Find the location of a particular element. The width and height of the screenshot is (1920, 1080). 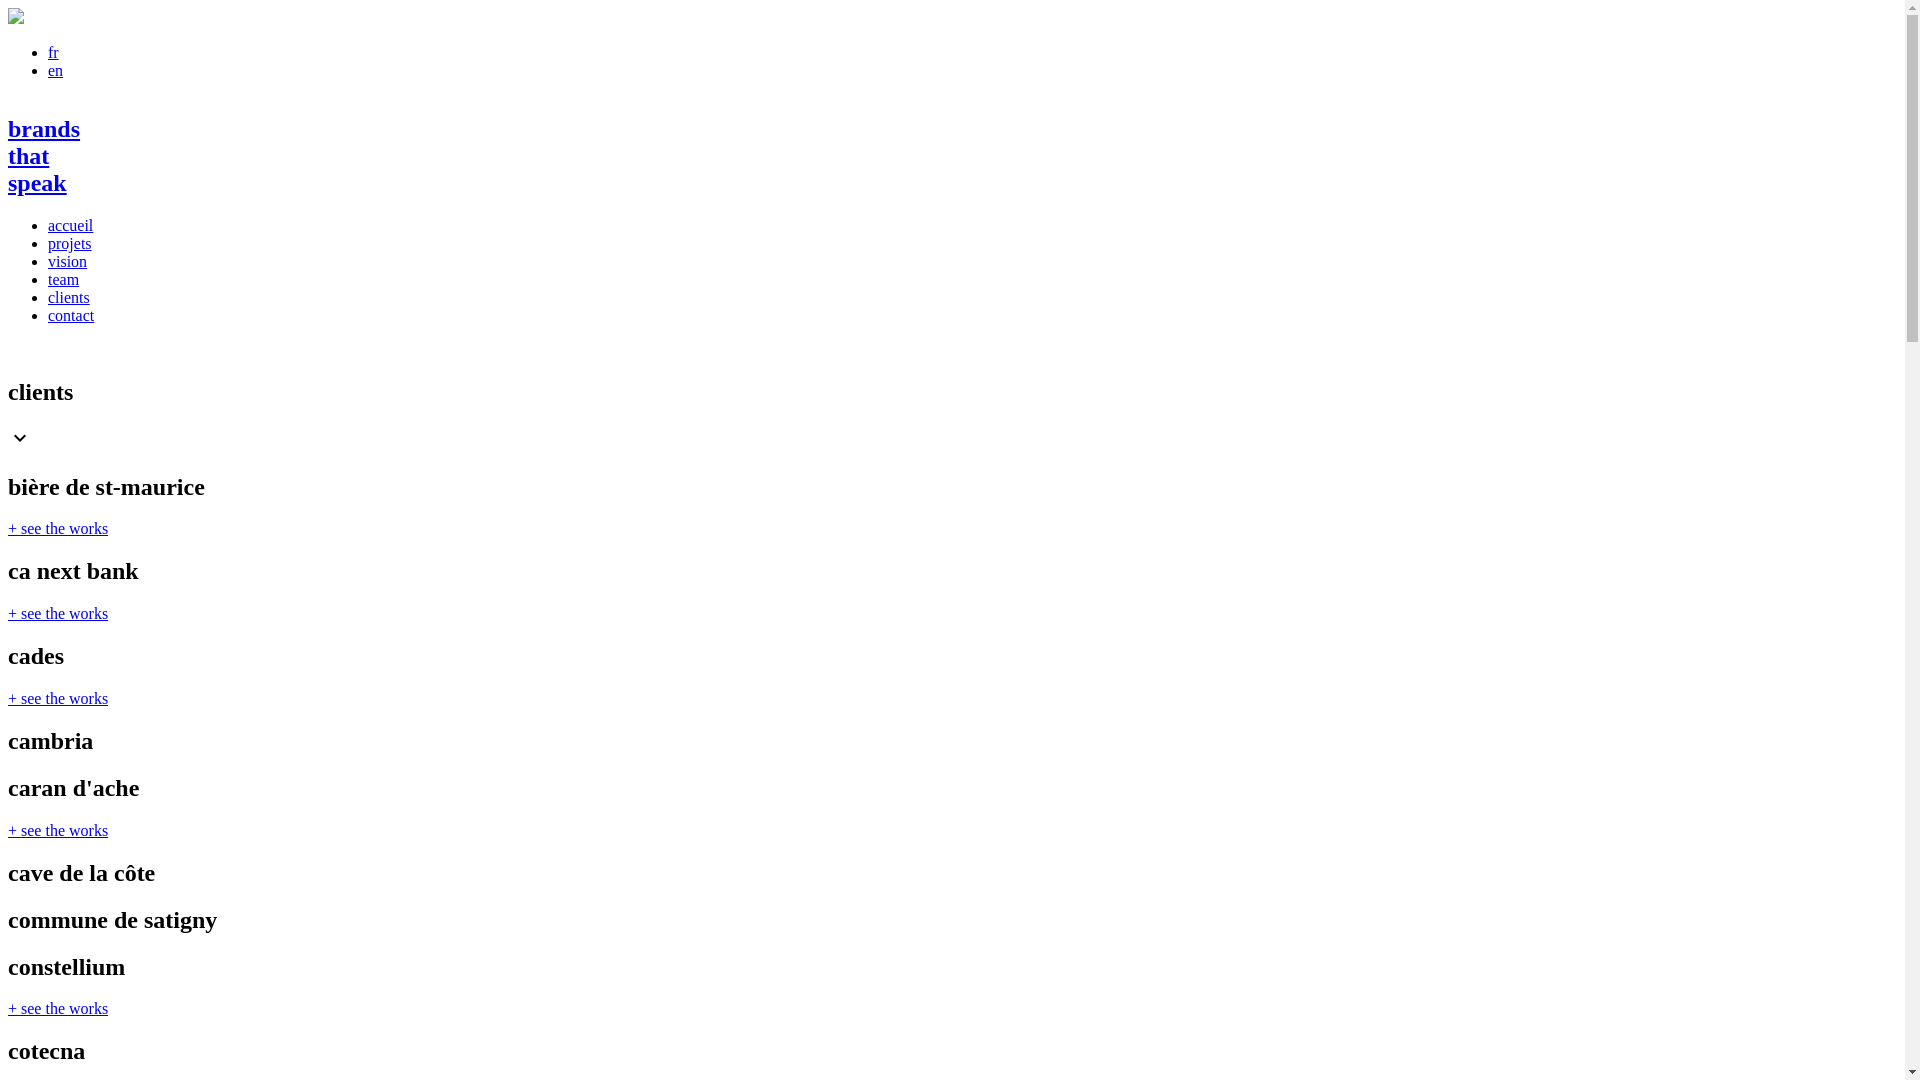

'projets' is located at coordinates (48, 242).